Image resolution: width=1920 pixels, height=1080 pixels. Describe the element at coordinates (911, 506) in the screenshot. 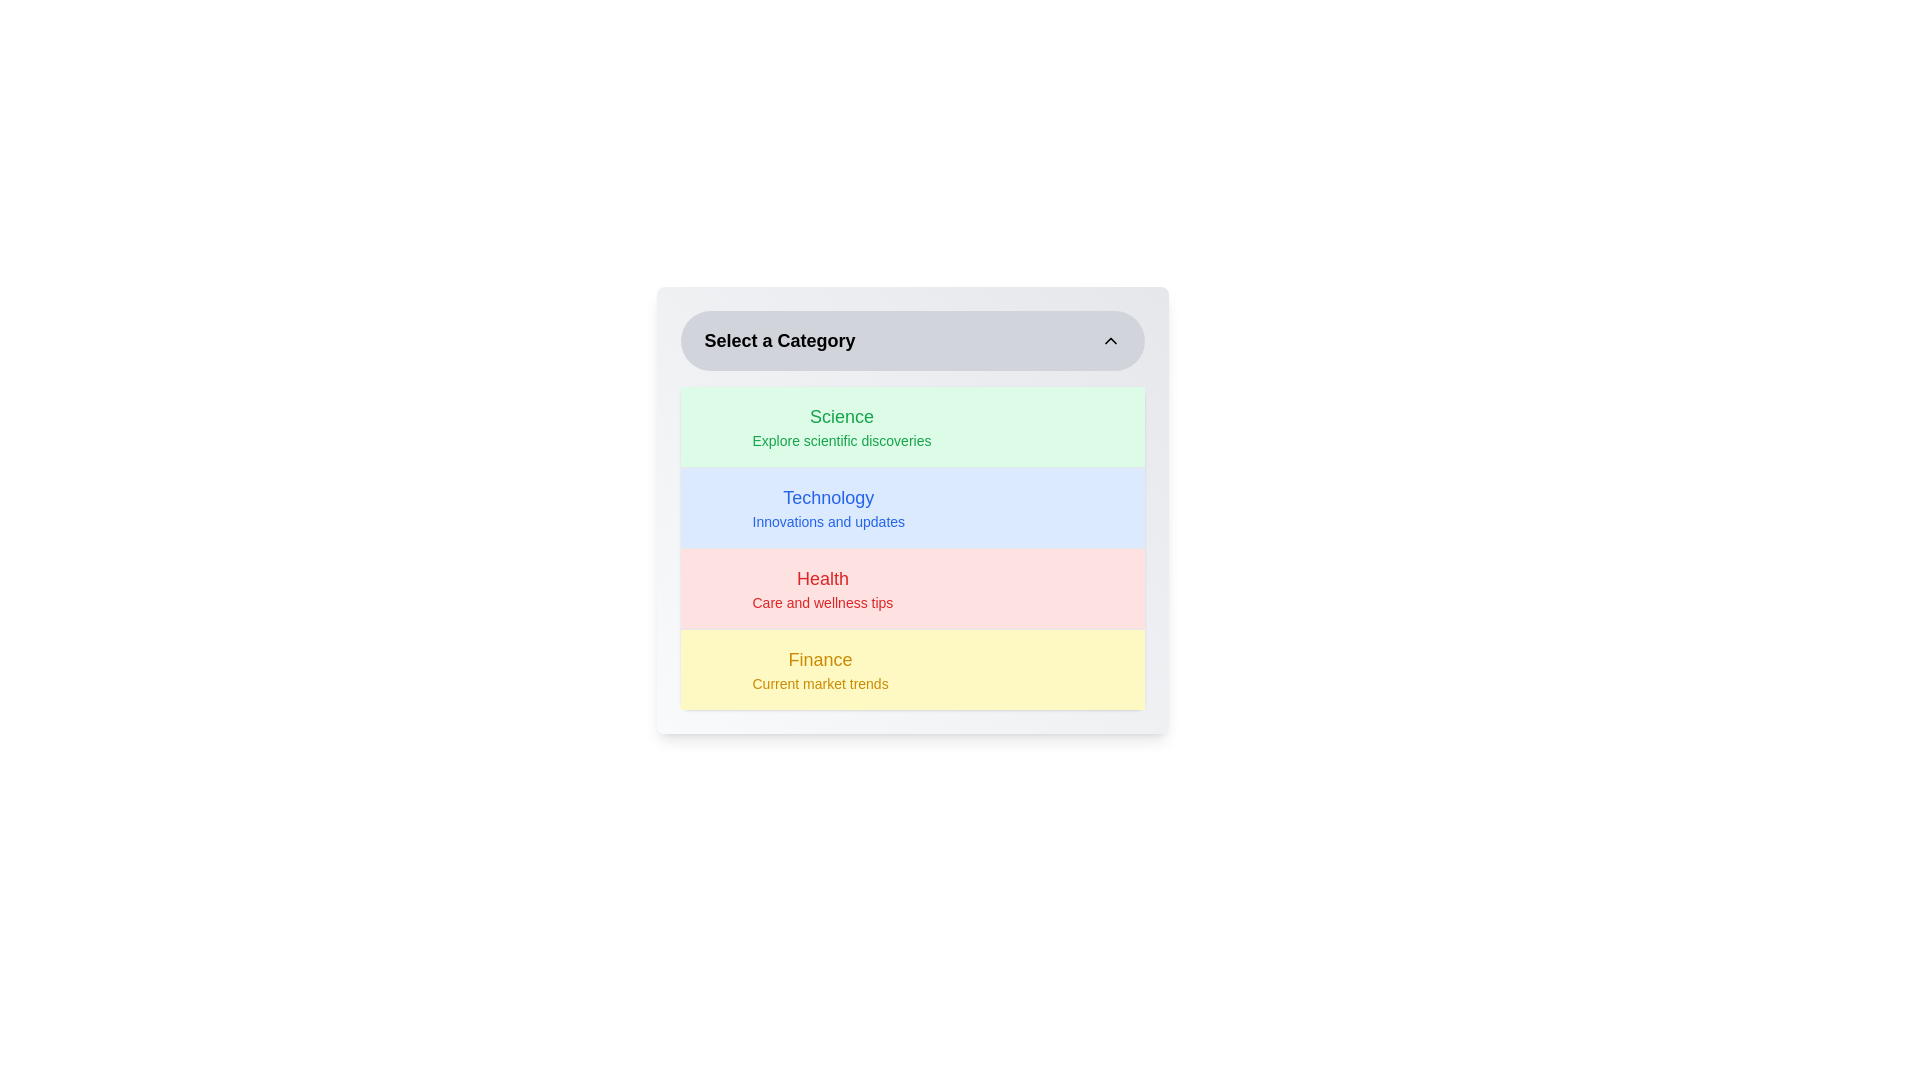

I see `the category Technology from the list` at that location.